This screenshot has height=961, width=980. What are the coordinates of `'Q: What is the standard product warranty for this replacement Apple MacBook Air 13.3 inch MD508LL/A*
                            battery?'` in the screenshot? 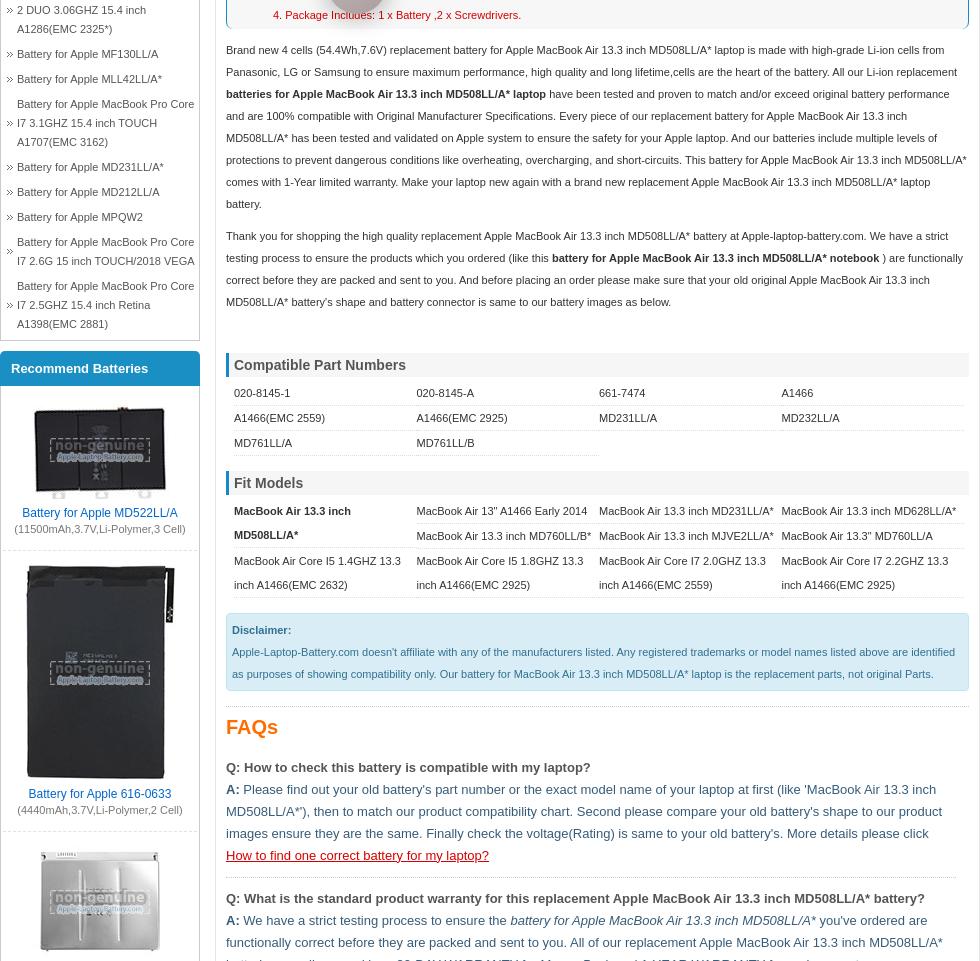 It's located at (575, 896).